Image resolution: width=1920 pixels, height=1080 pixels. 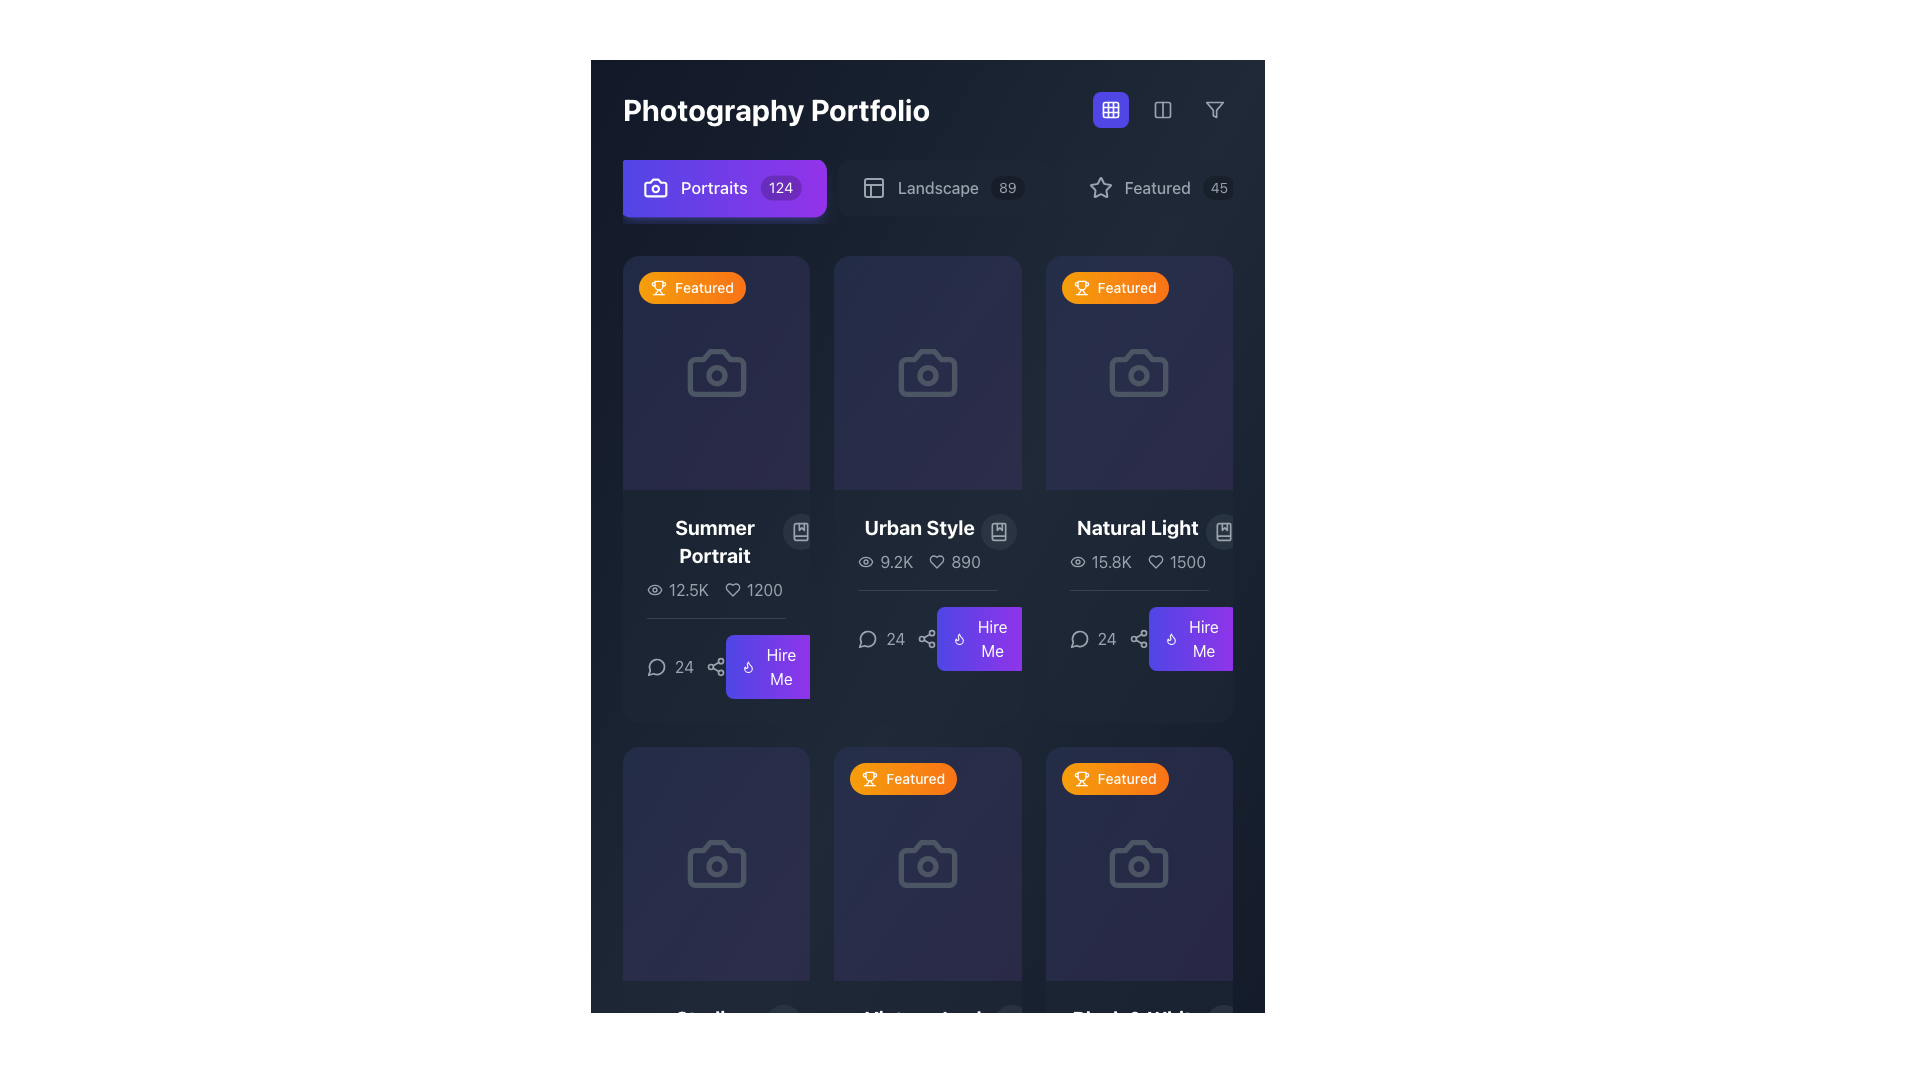 I want to click on the static text displaying the number '890', which is in white on a dark background and is styled in a simple sans-serif font, located beneath the title in the 'Urban Style' card, so click(x=966, y=562).